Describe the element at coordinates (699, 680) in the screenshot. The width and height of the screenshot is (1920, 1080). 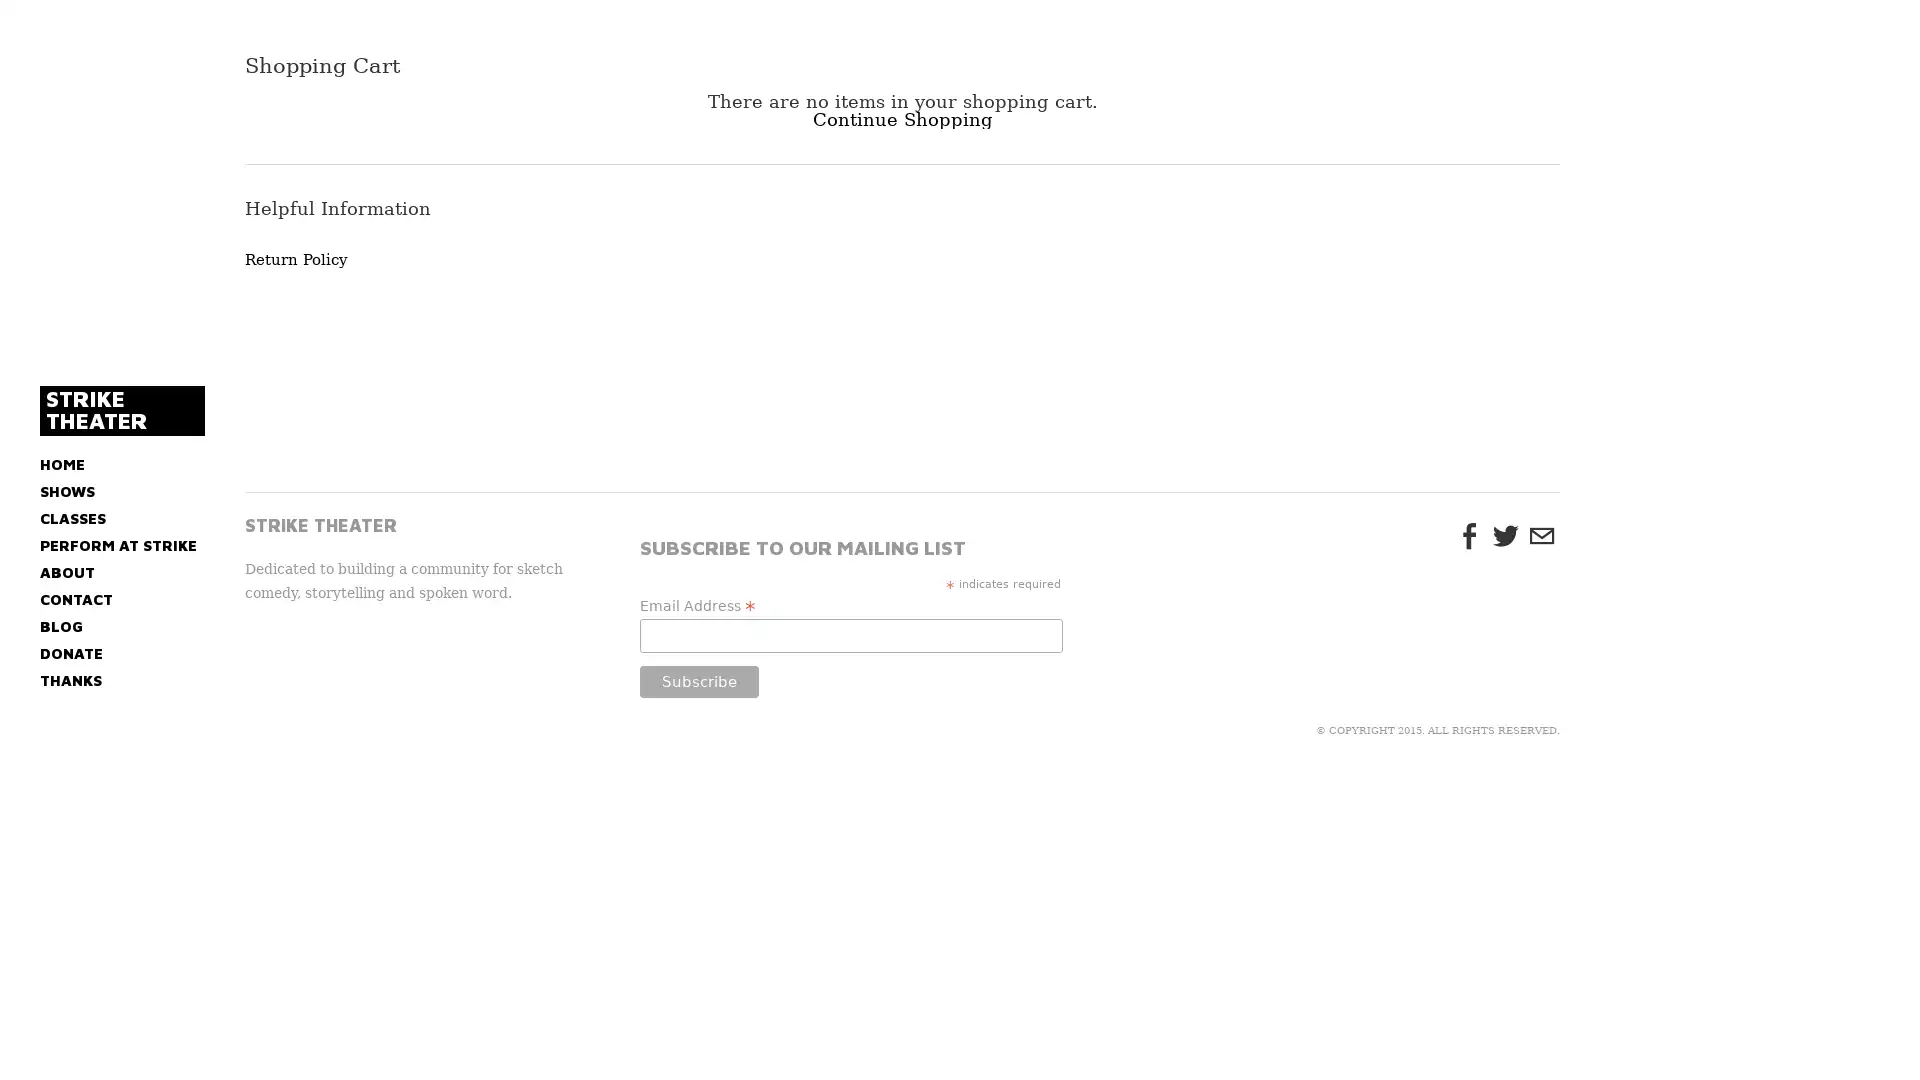
I see `Subscribe` at that location.